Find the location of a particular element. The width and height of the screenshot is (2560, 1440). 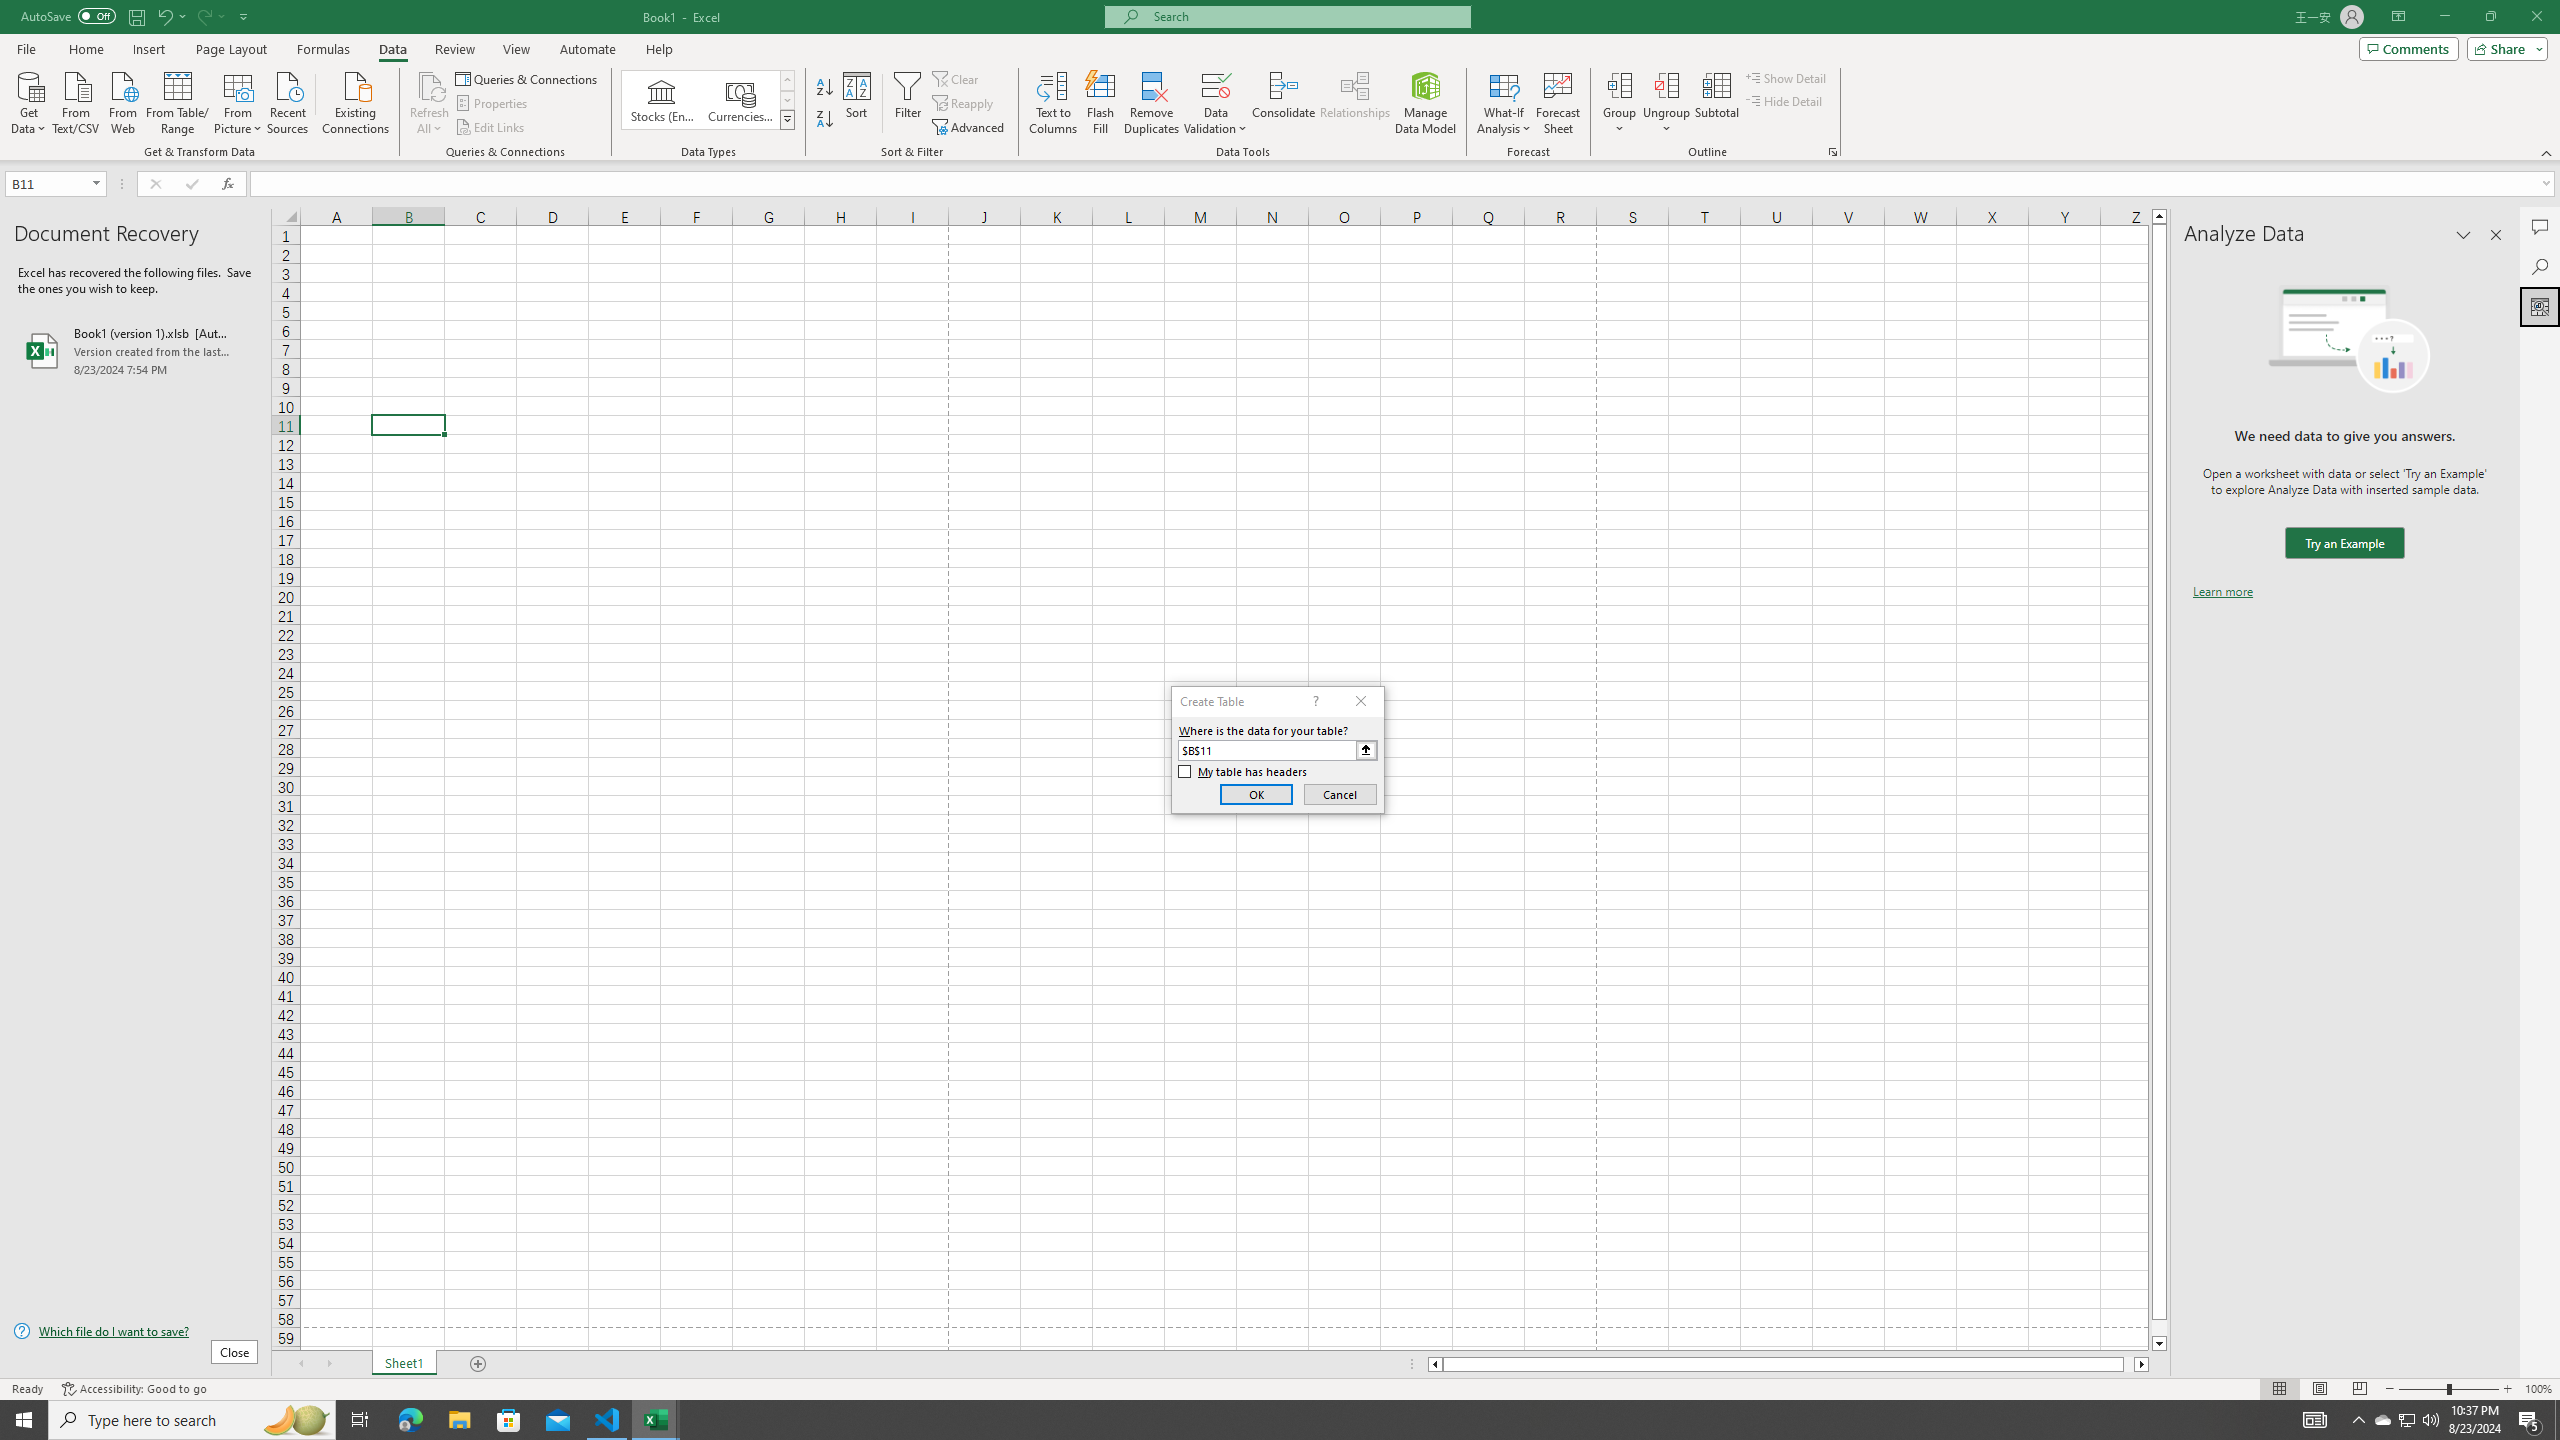

'Ungroup...' is located at coordinates (1666, 84).